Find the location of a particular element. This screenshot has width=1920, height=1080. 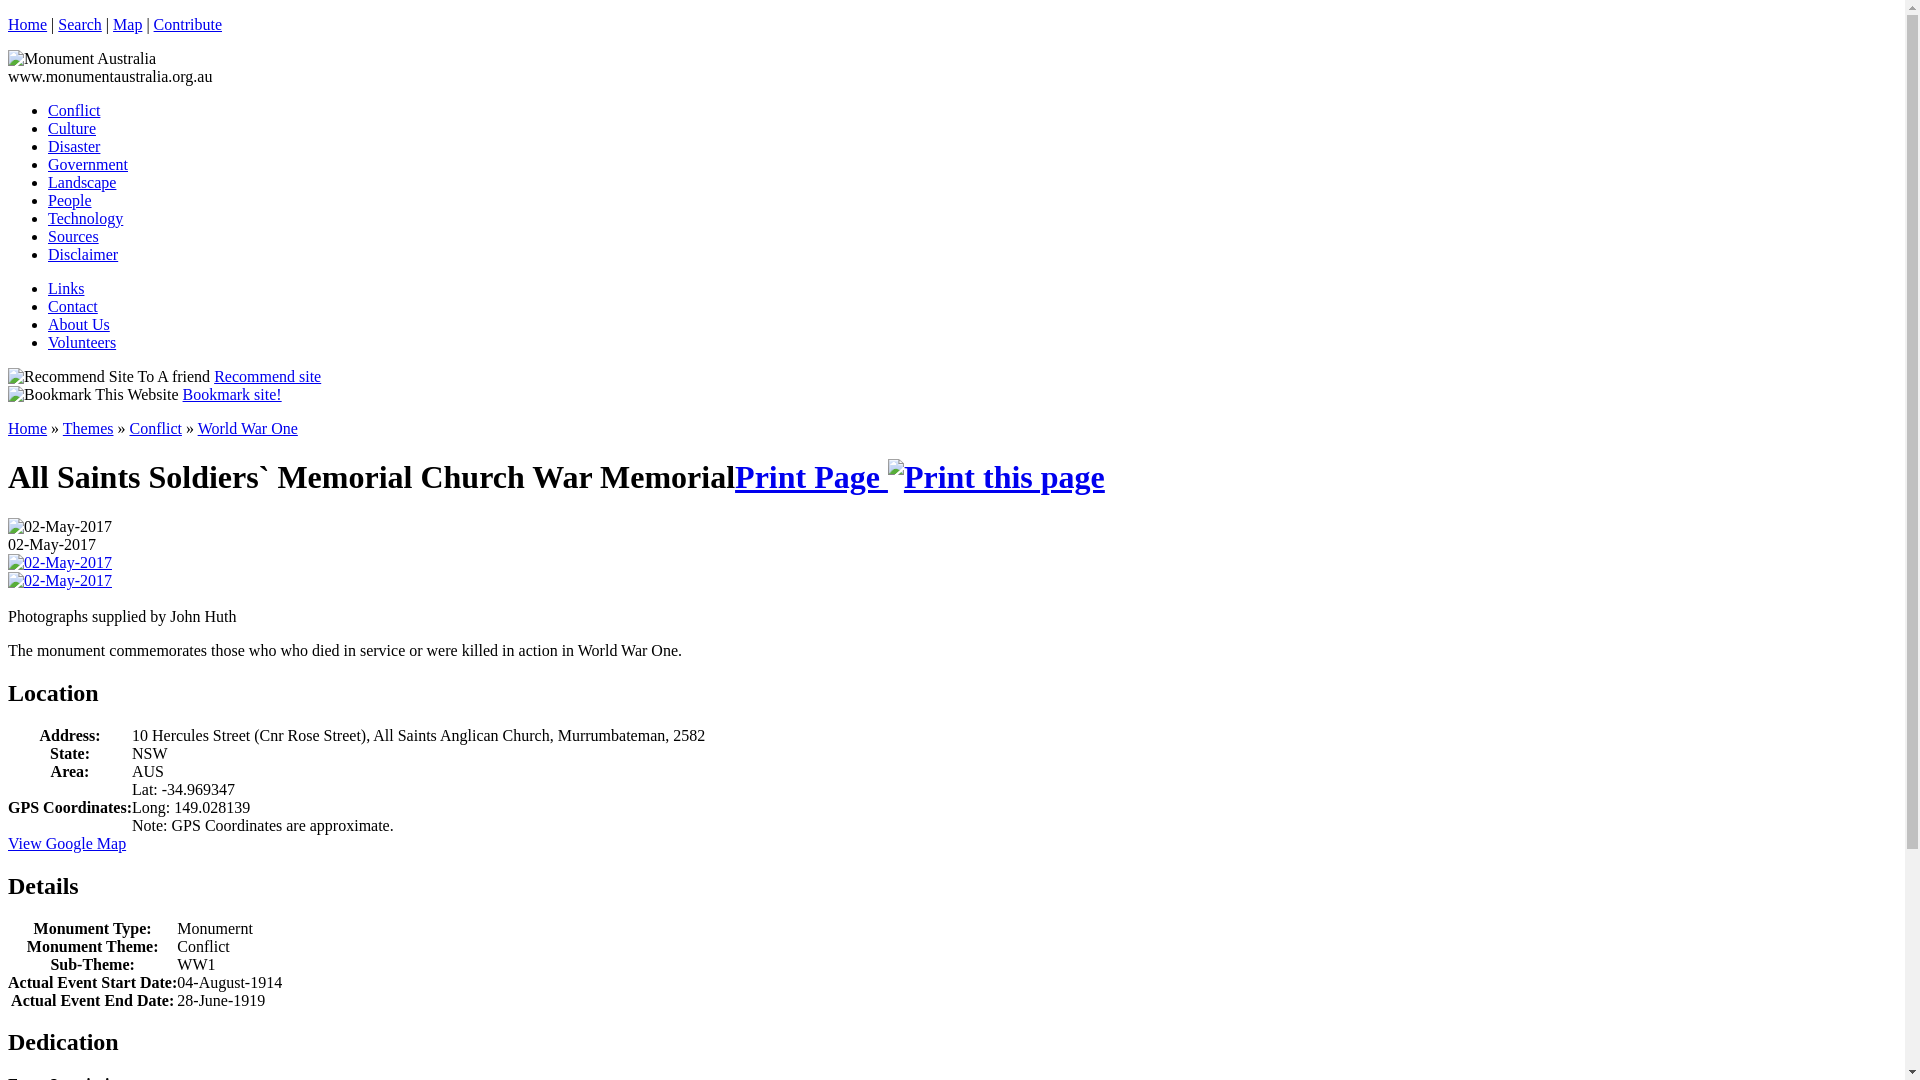

'Print this page' is located at coordinates (996, 477).